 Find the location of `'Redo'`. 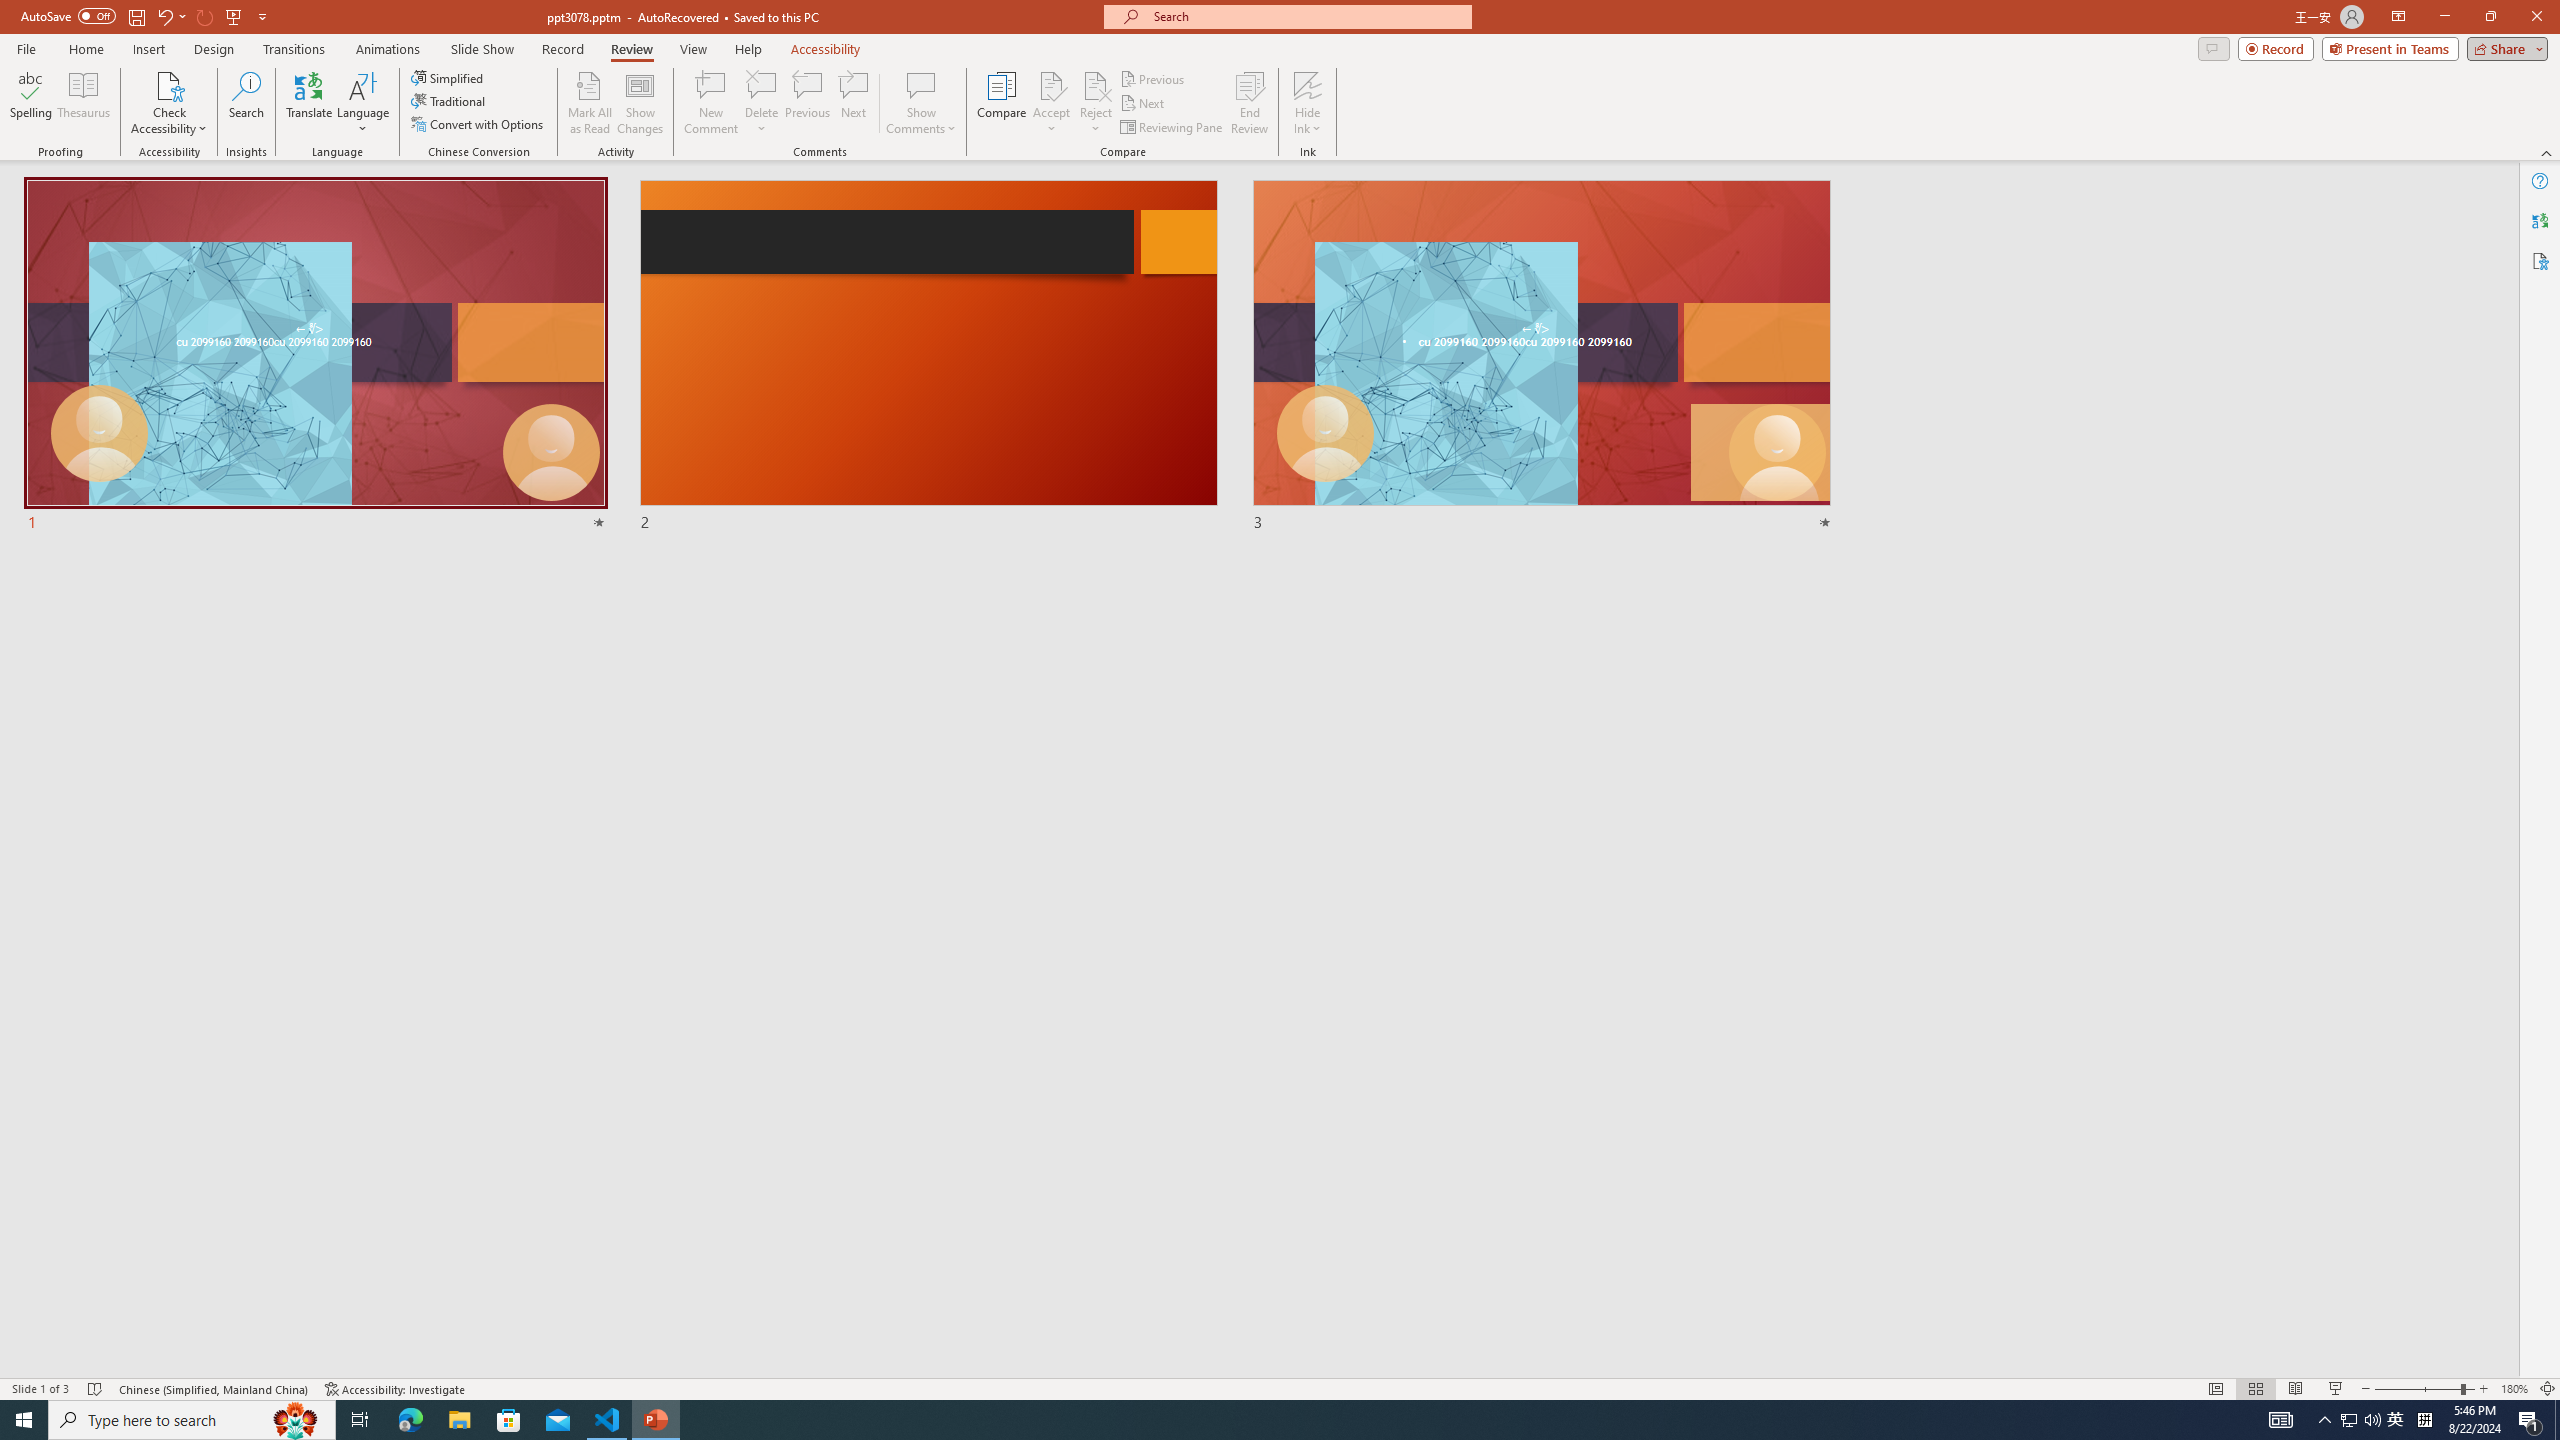

'Redo' is located at coordinates (205, 15).